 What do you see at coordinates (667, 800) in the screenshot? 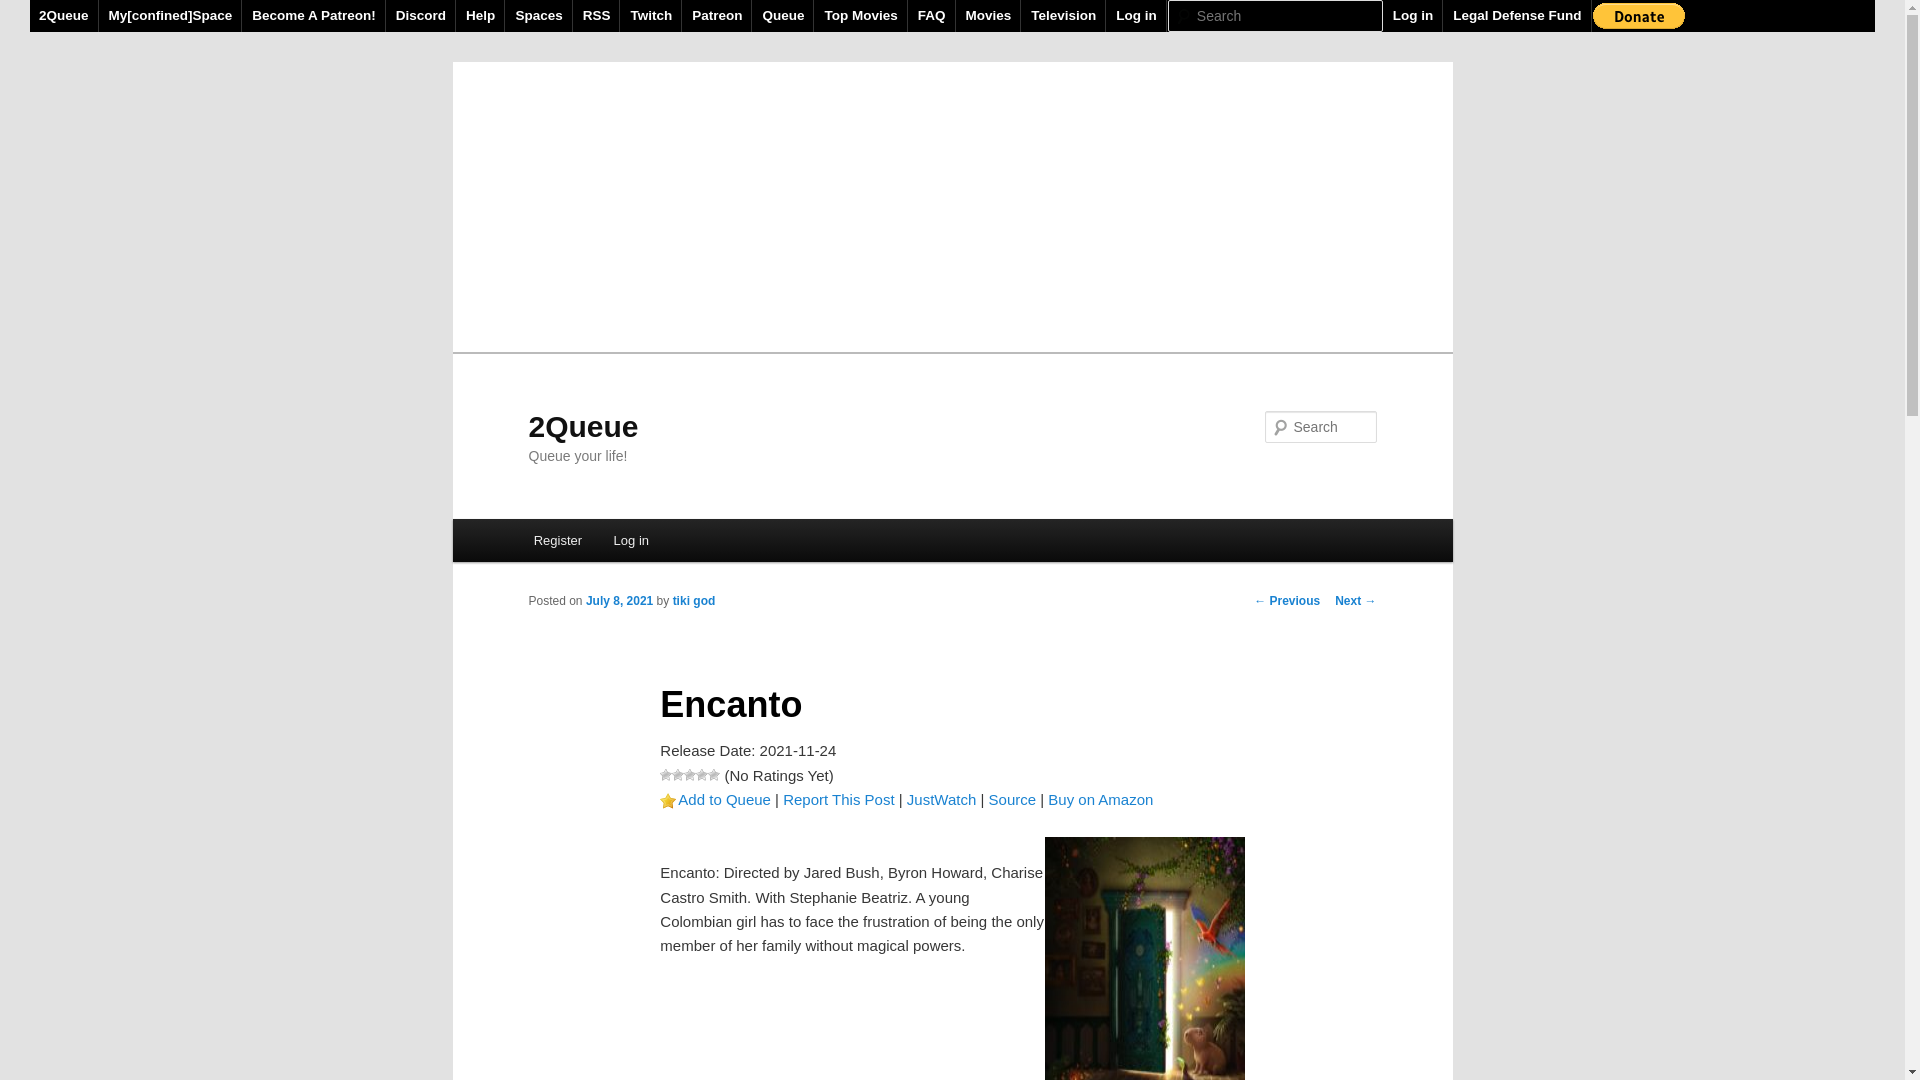
I see `'Favorite'` at bounding box center [667, 800].